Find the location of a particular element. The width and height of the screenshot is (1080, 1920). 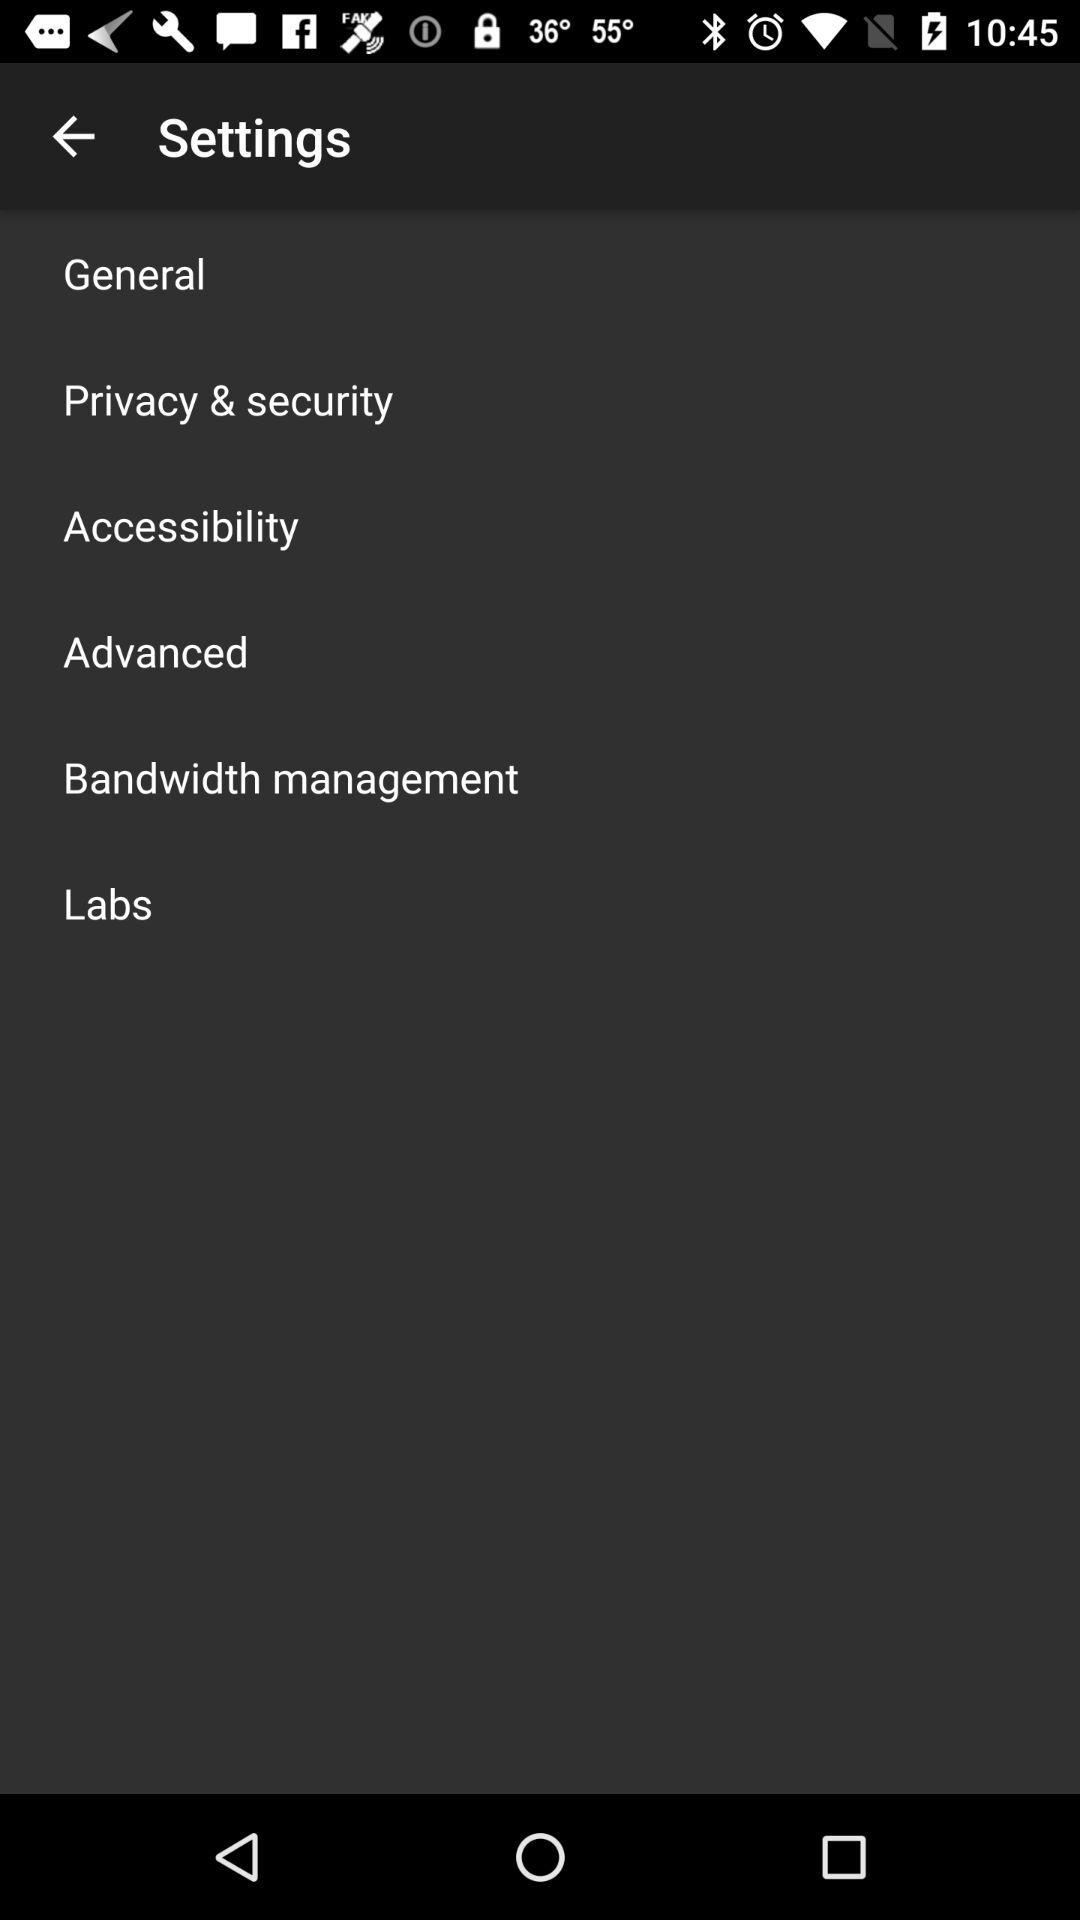

the app above labs item is located at coordinates (290, 776).